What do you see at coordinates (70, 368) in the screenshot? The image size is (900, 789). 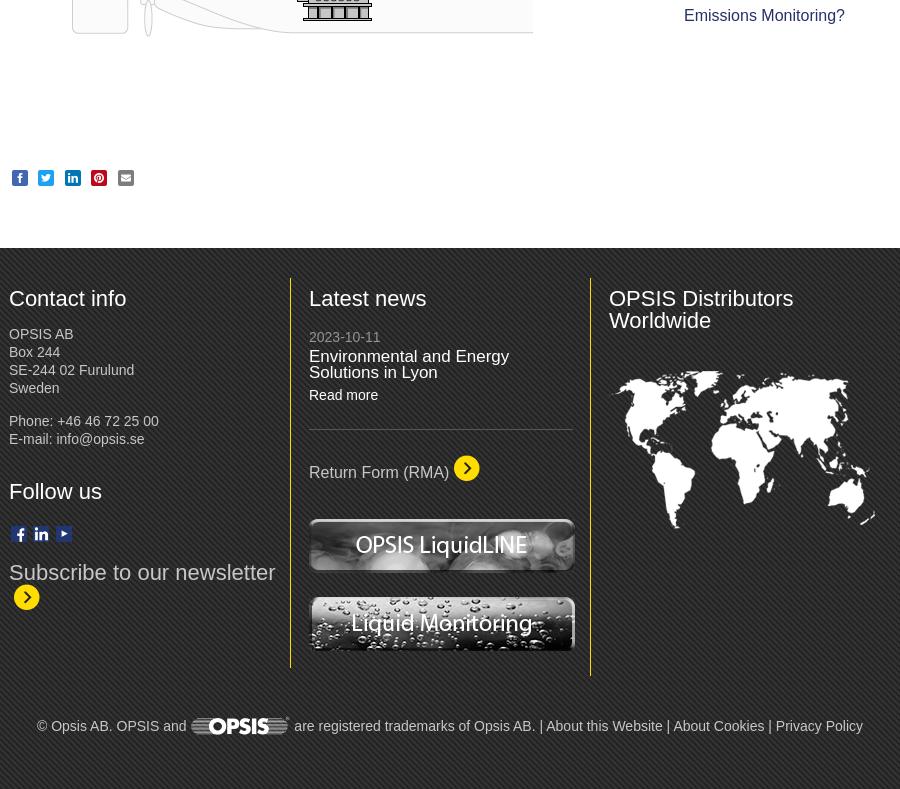 I see `'SE-244 02 Furulund'` at bounding box center [70, 368].